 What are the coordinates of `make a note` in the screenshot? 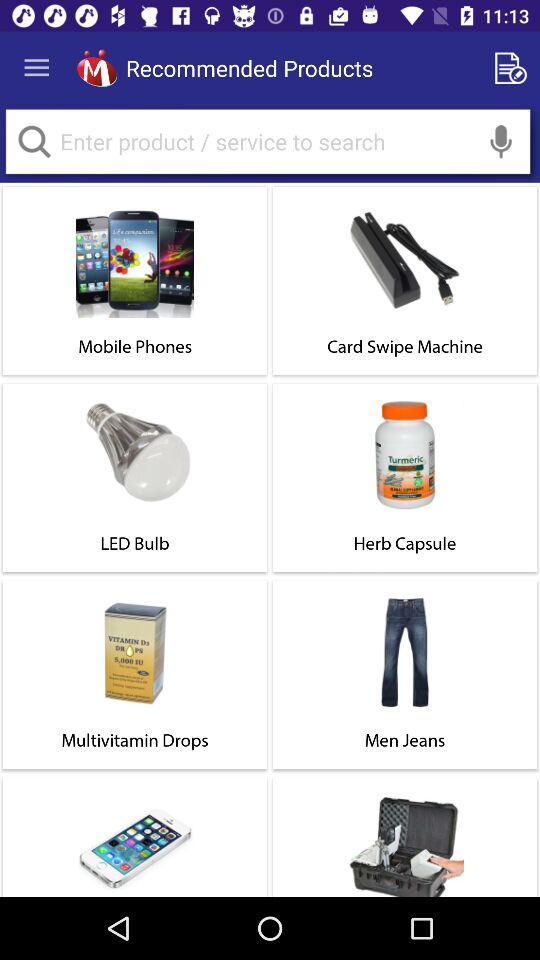 It's located at (514, 68).